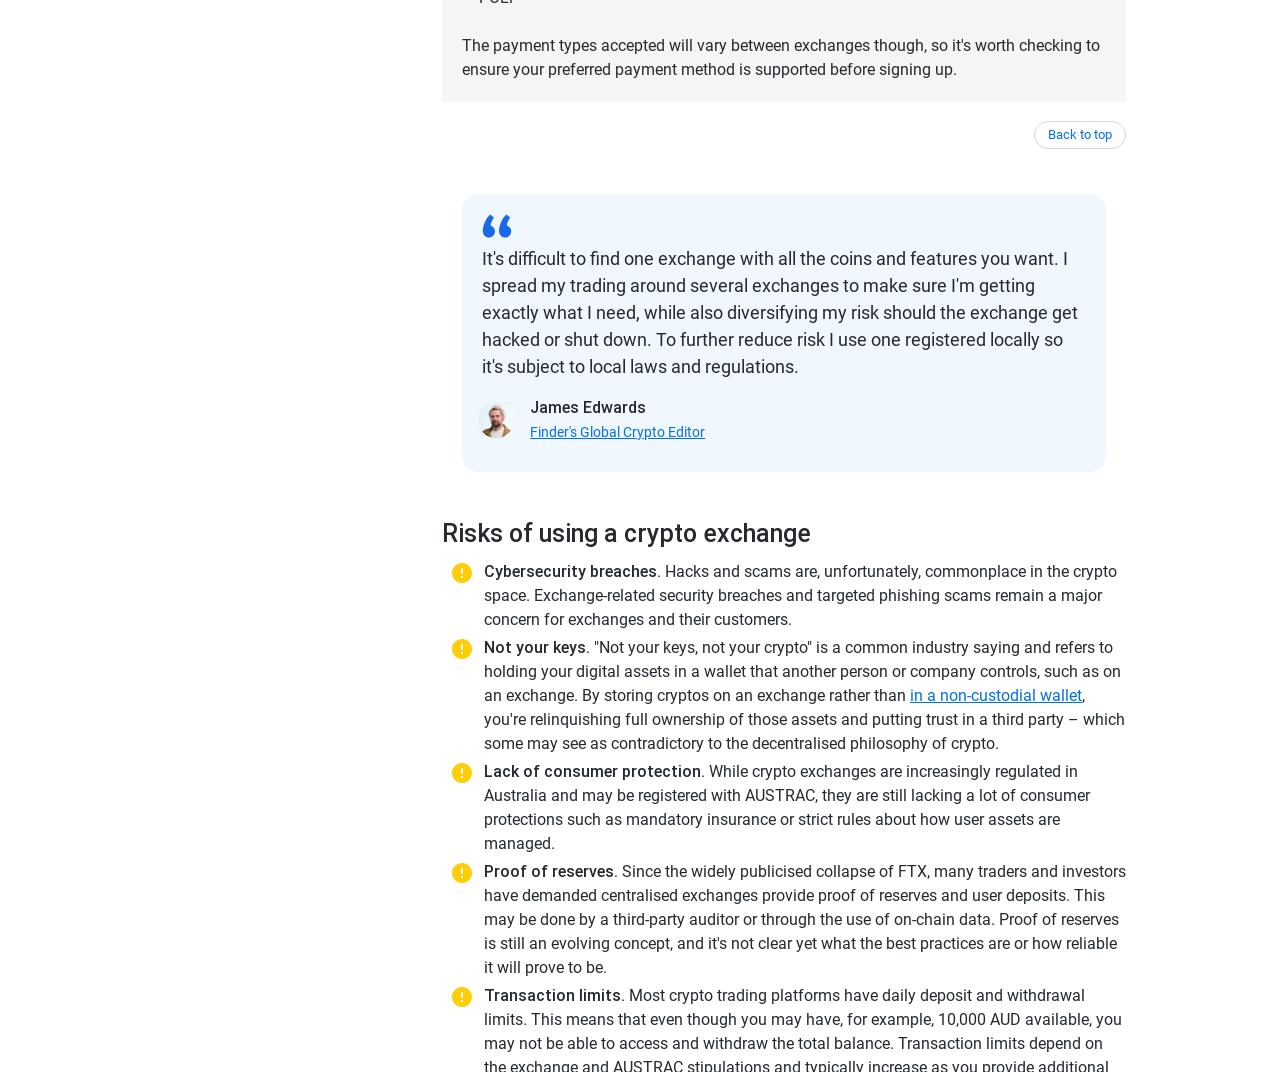 The image size is (1280, 1072). I want to click on 'Hacks and scams are, unfortunately, commonplace in the crypto space. Exchange-related security breaches and targeted phishing scams remain a major concern for exchanges and their customers.', so click(800, 594).